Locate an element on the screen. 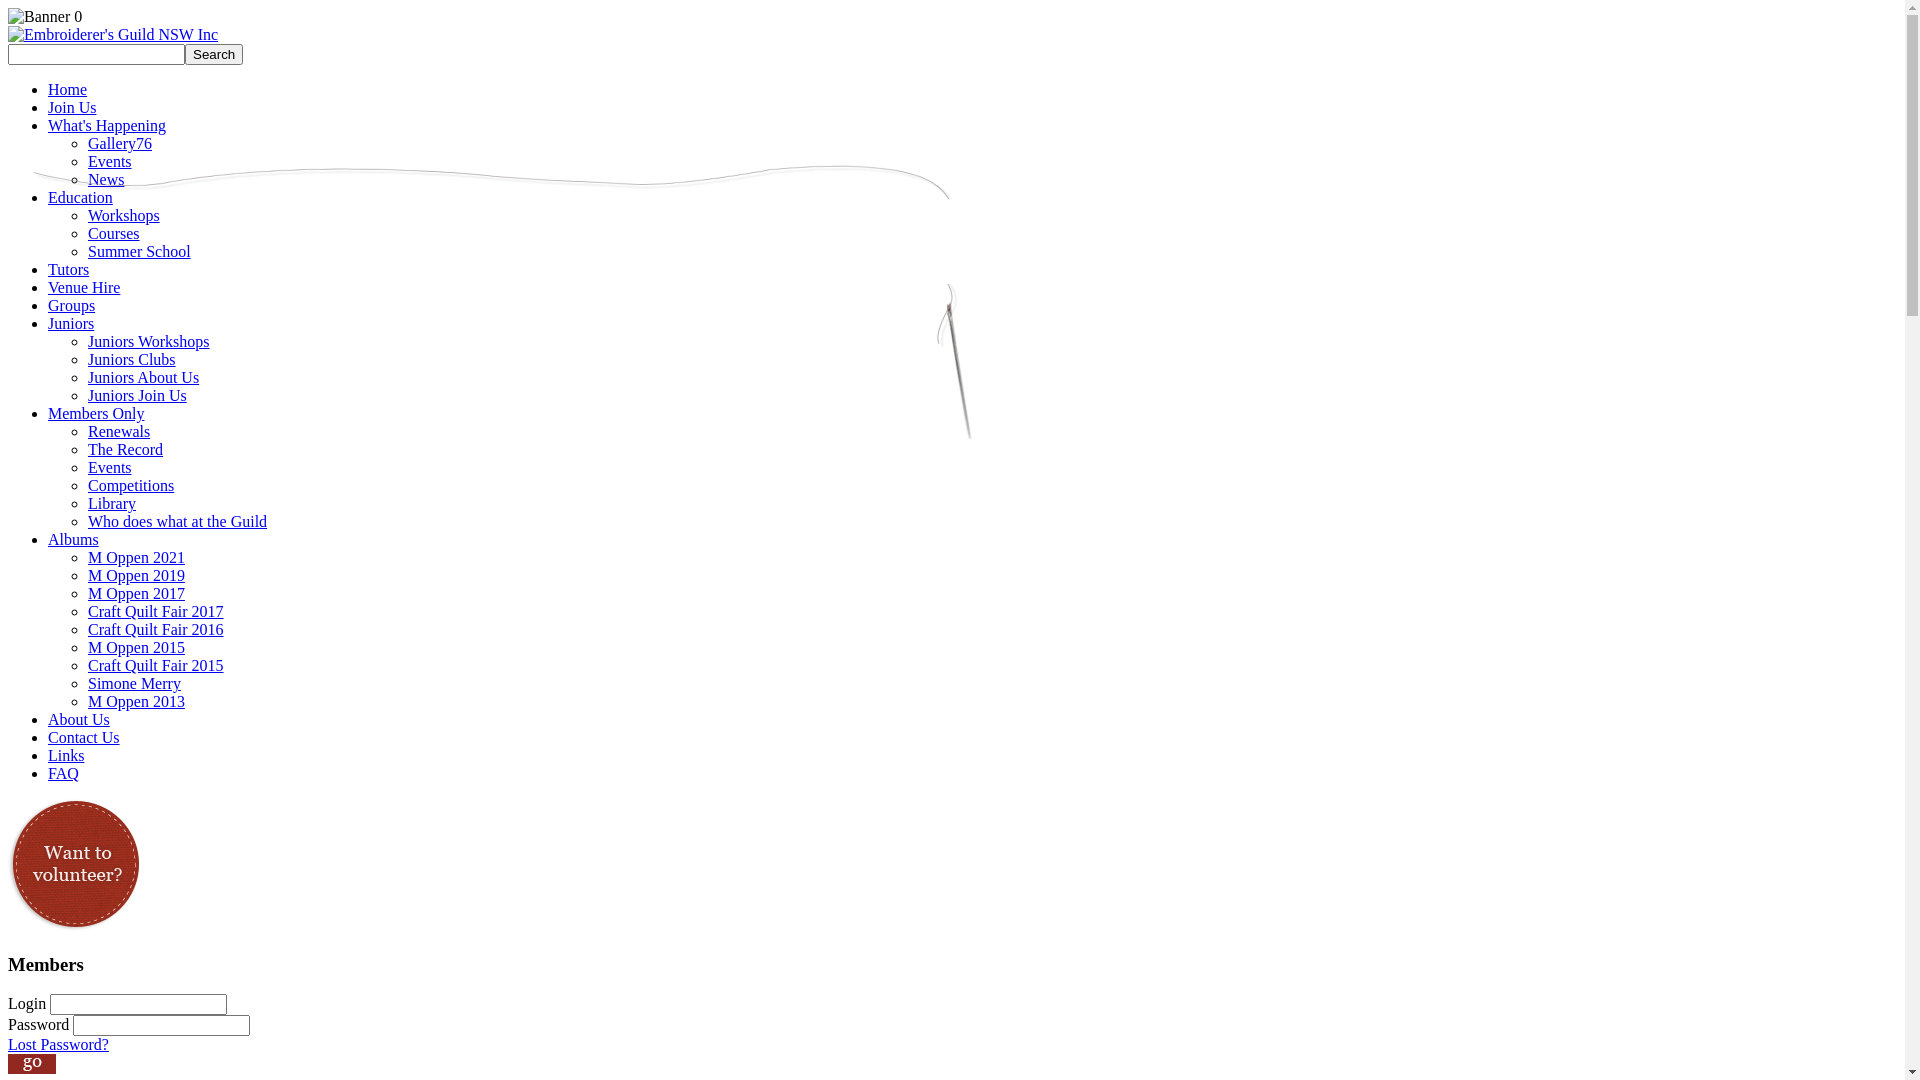 The width and height of the screenshot is (1920, 1080). 'Education' is located at coordinates (80, 197).